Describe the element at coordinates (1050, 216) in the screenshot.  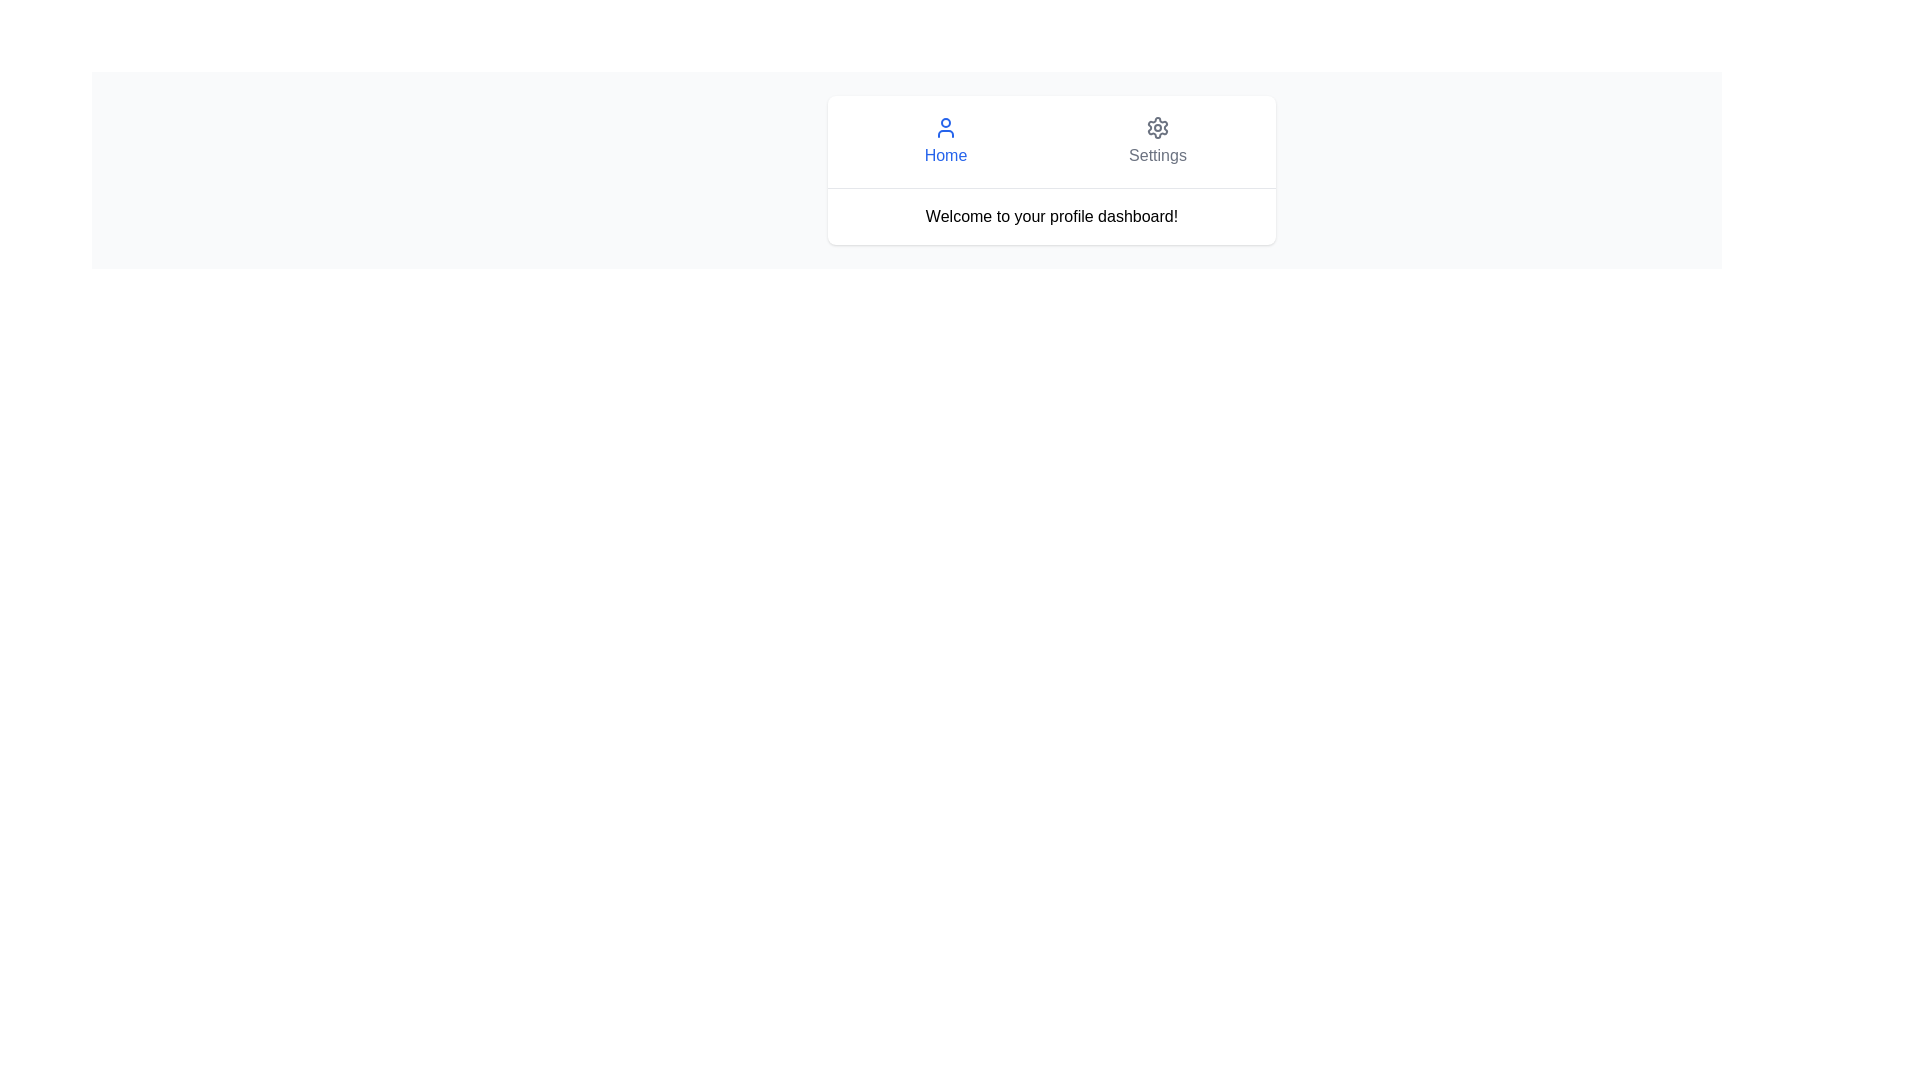
I see `the static text displaying 'Welcome to your profile dashboard!' which is centrally positioned below the 'Home' and 'Settings' navigation links` at that location.